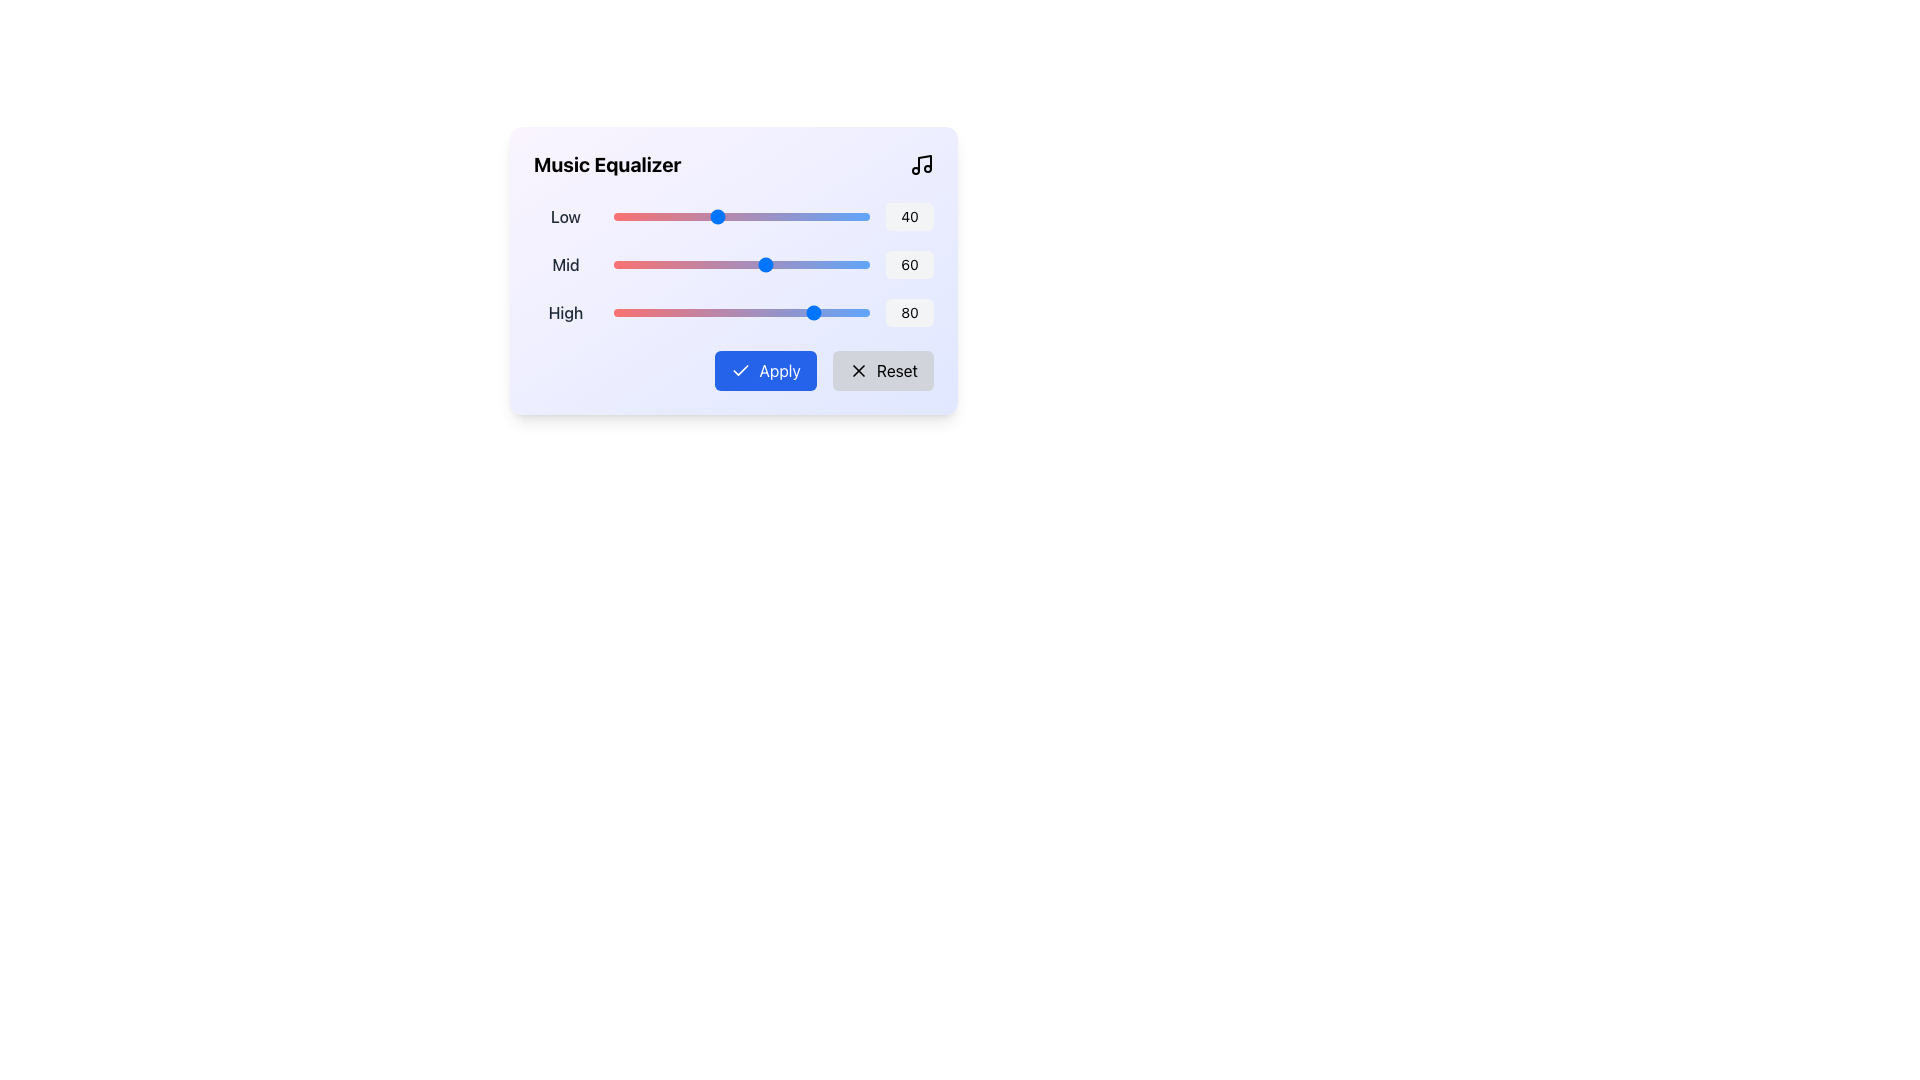  Describe the element at coordinates (882, 370) in the screenshot. I see `the 'Reset' button with a light gray background and an 'X' icon to reset settings` at that location.